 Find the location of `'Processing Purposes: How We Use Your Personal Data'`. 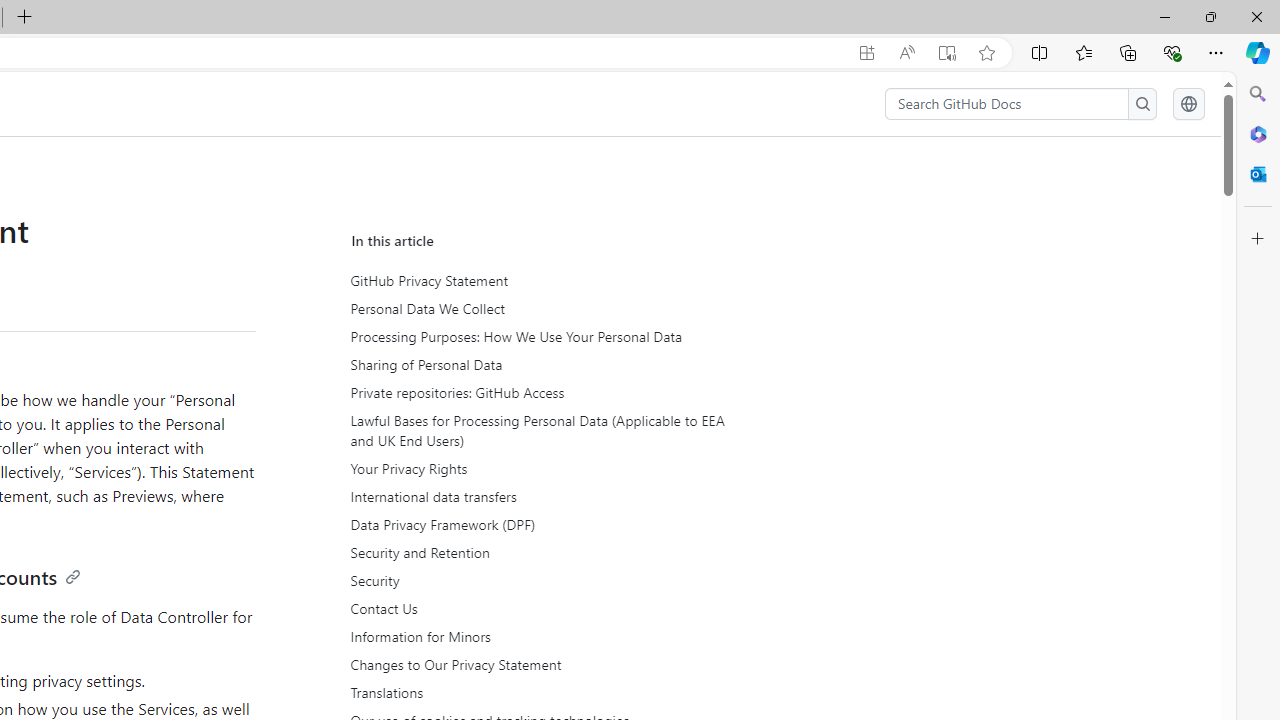

'Processing Purposes: How We Use Your Personal Data' is located at coordinates (535, 336).